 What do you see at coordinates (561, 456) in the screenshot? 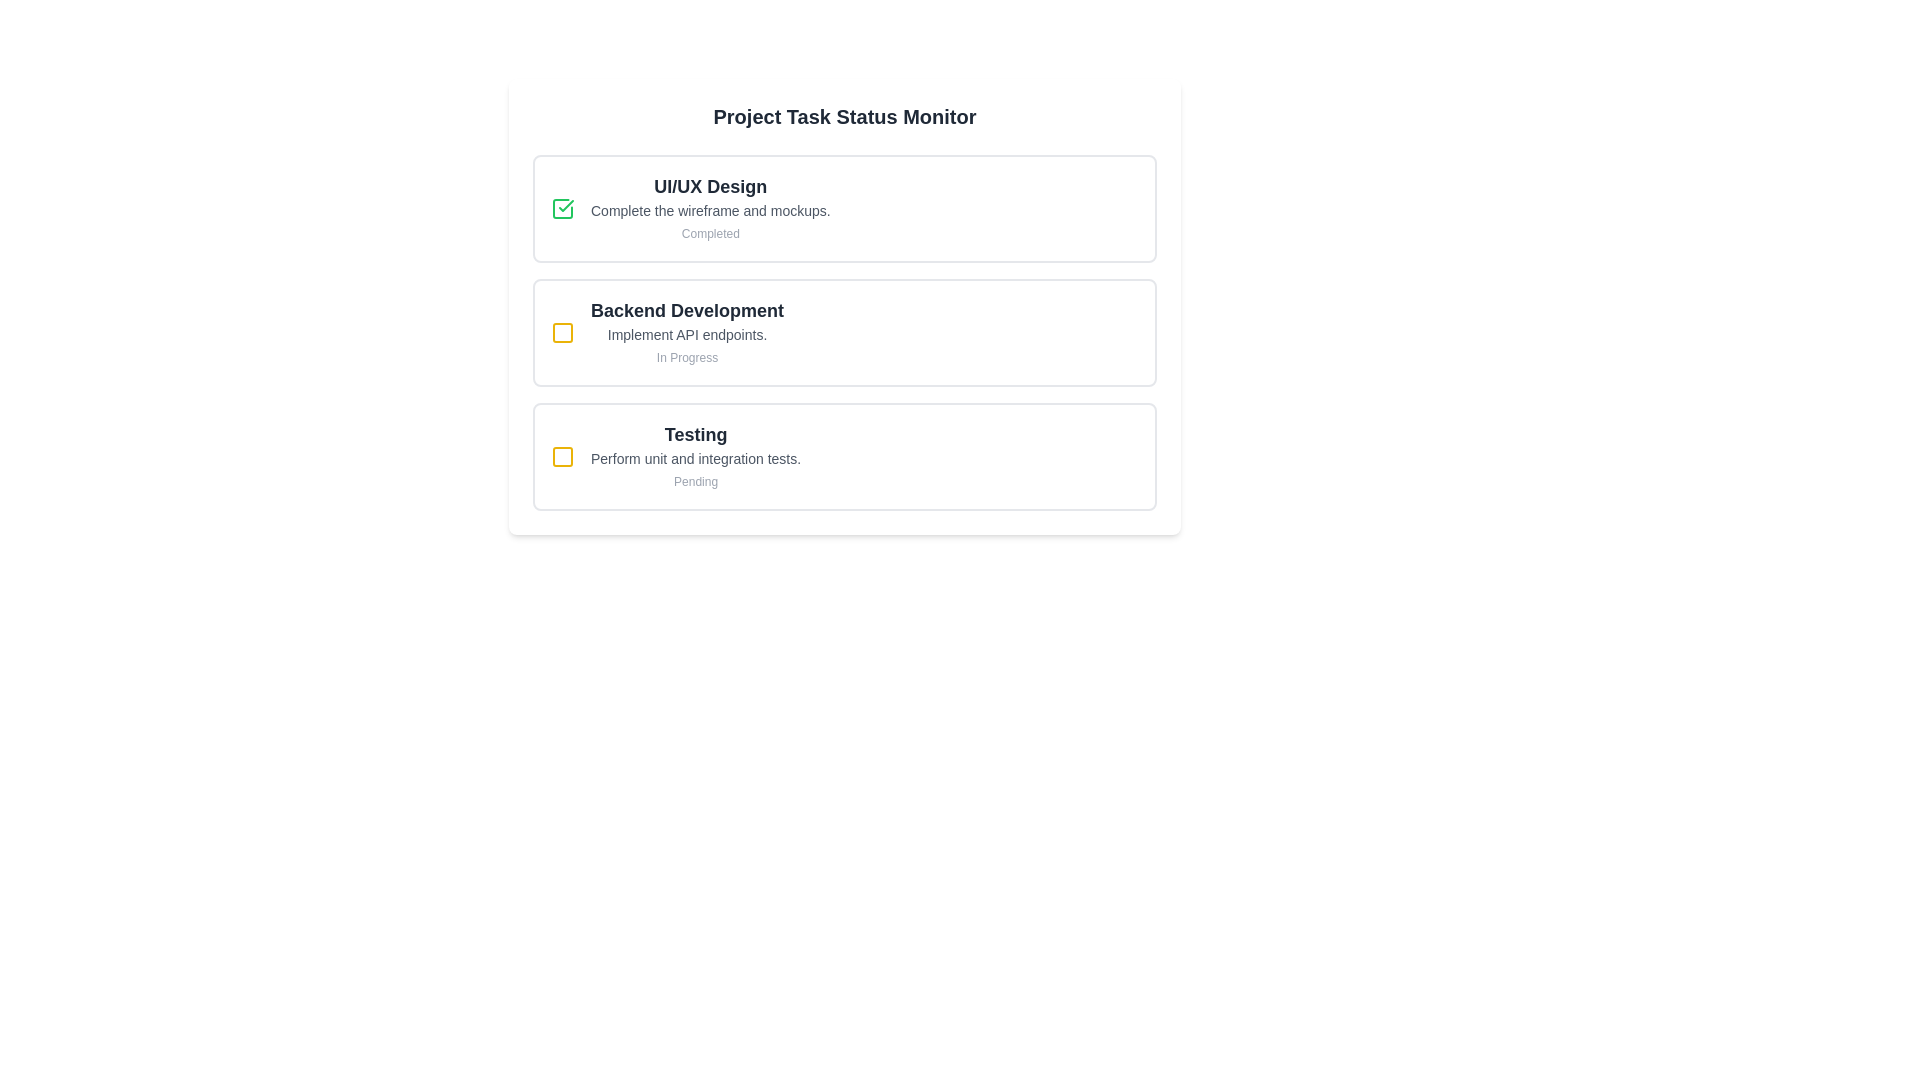
I see `the yellow status indicator icon for the 'Testing' task, which is the leftmost element in the task entry` at bounding box center [561, 456].